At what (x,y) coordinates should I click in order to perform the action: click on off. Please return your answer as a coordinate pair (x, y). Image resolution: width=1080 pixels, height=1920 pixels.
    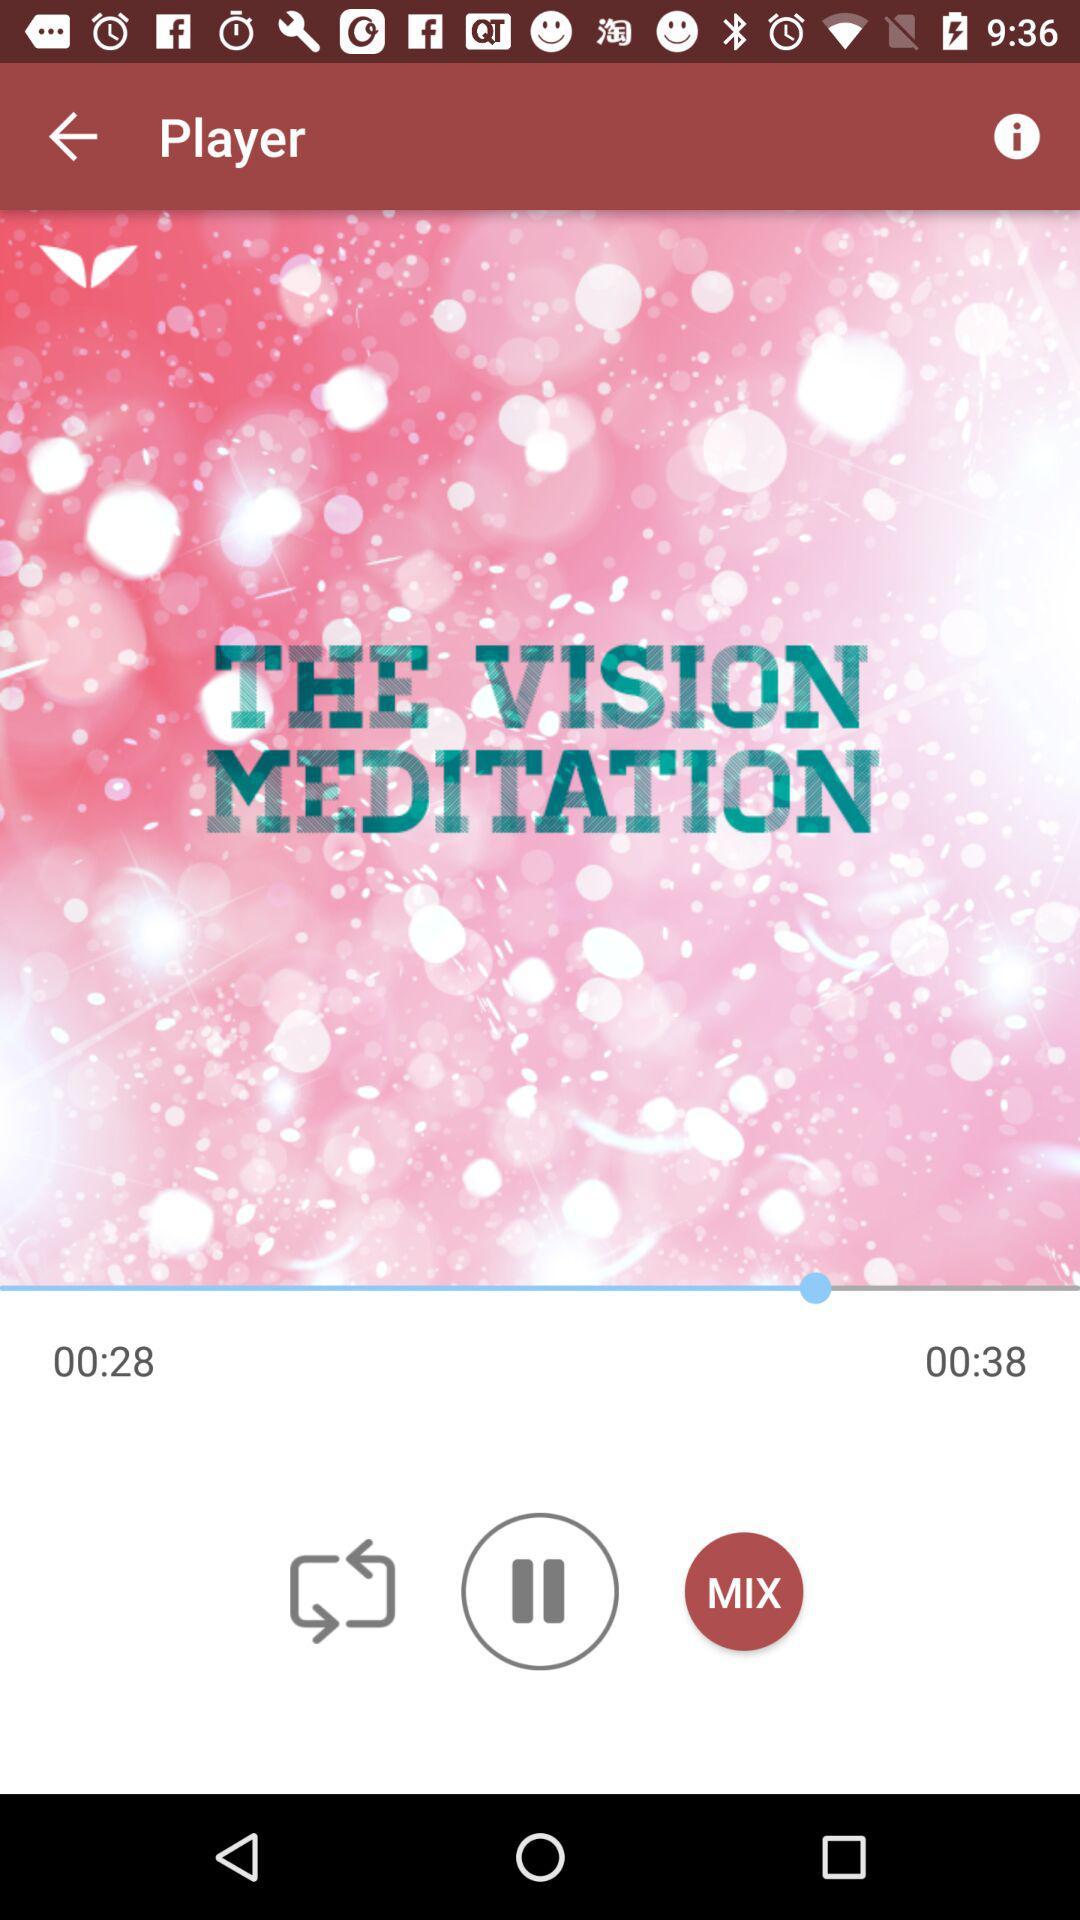
    Looking at the image, I should click on (341, 1590).